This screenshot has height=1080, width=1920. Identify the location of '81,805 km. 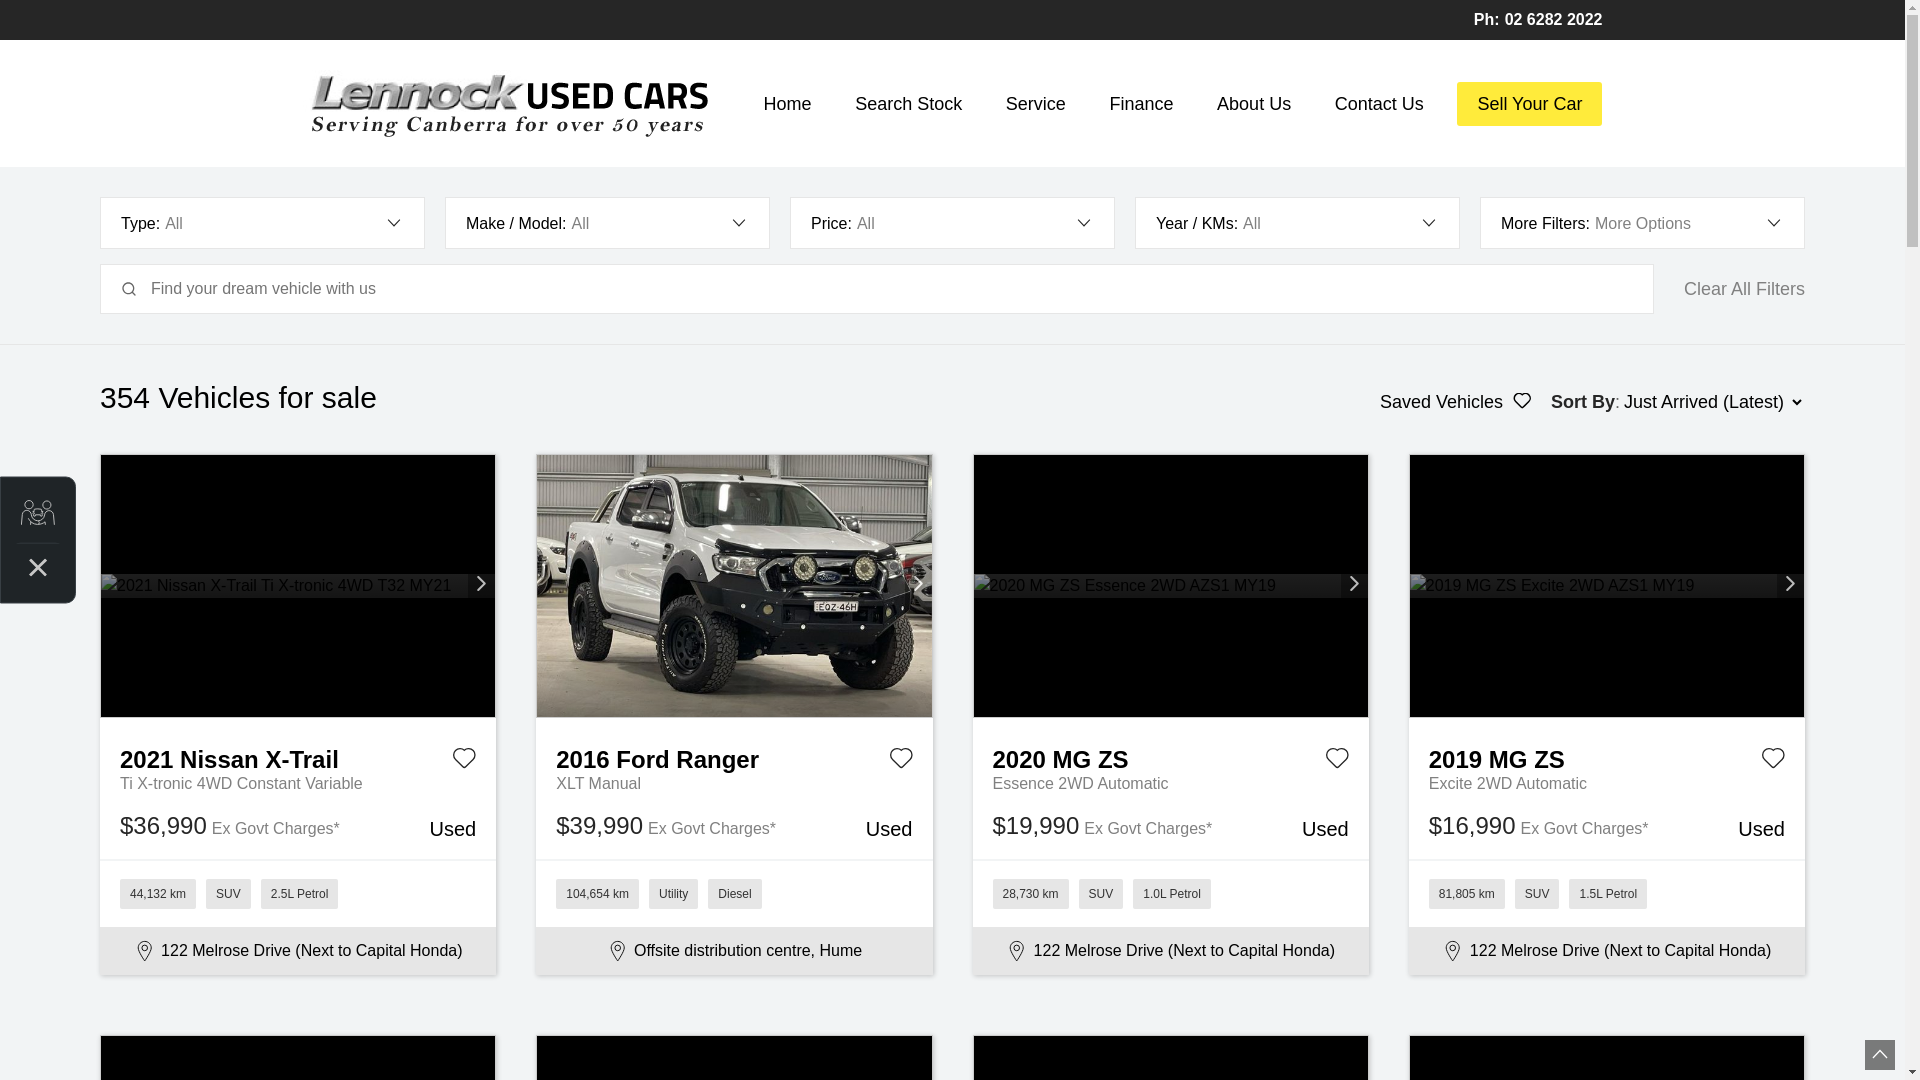
(1607, 892).